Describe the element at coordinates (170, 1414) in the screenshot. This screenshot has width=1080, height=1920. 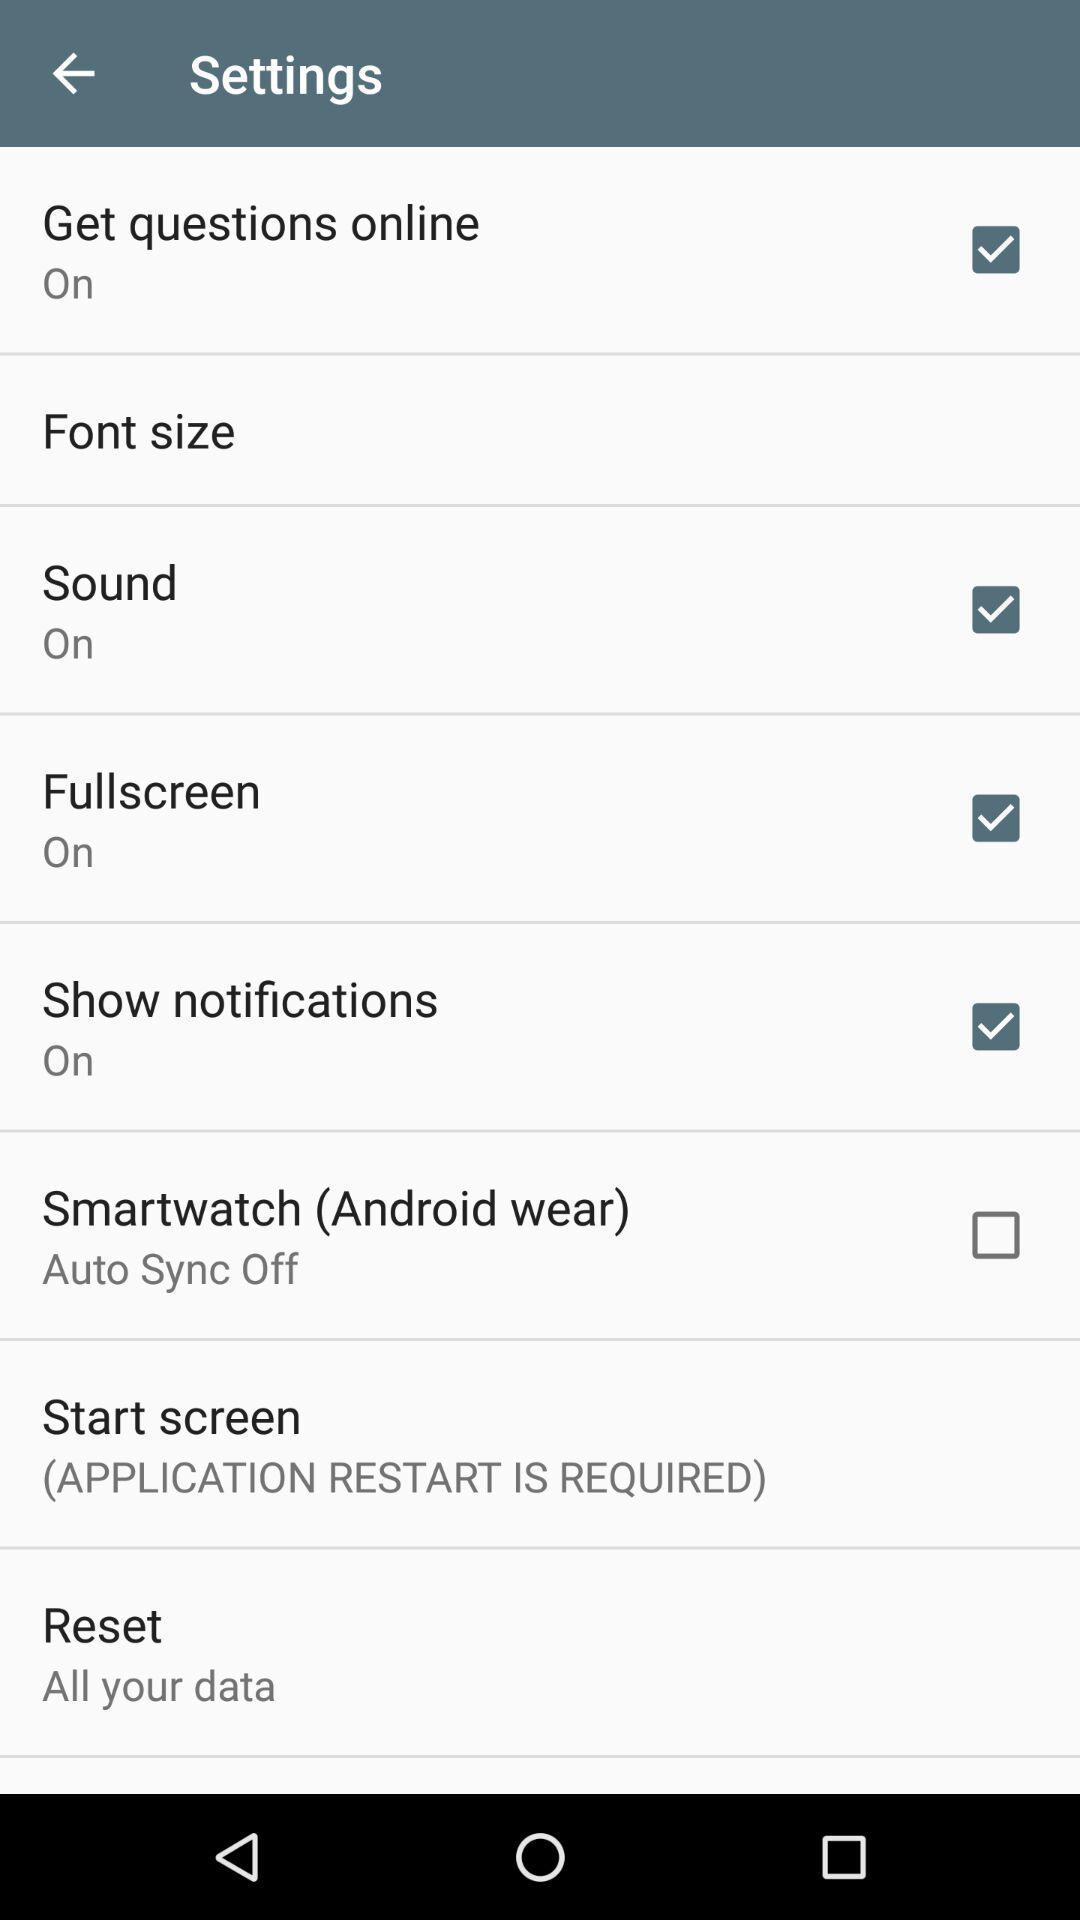
I see `the start screen item` at that location.